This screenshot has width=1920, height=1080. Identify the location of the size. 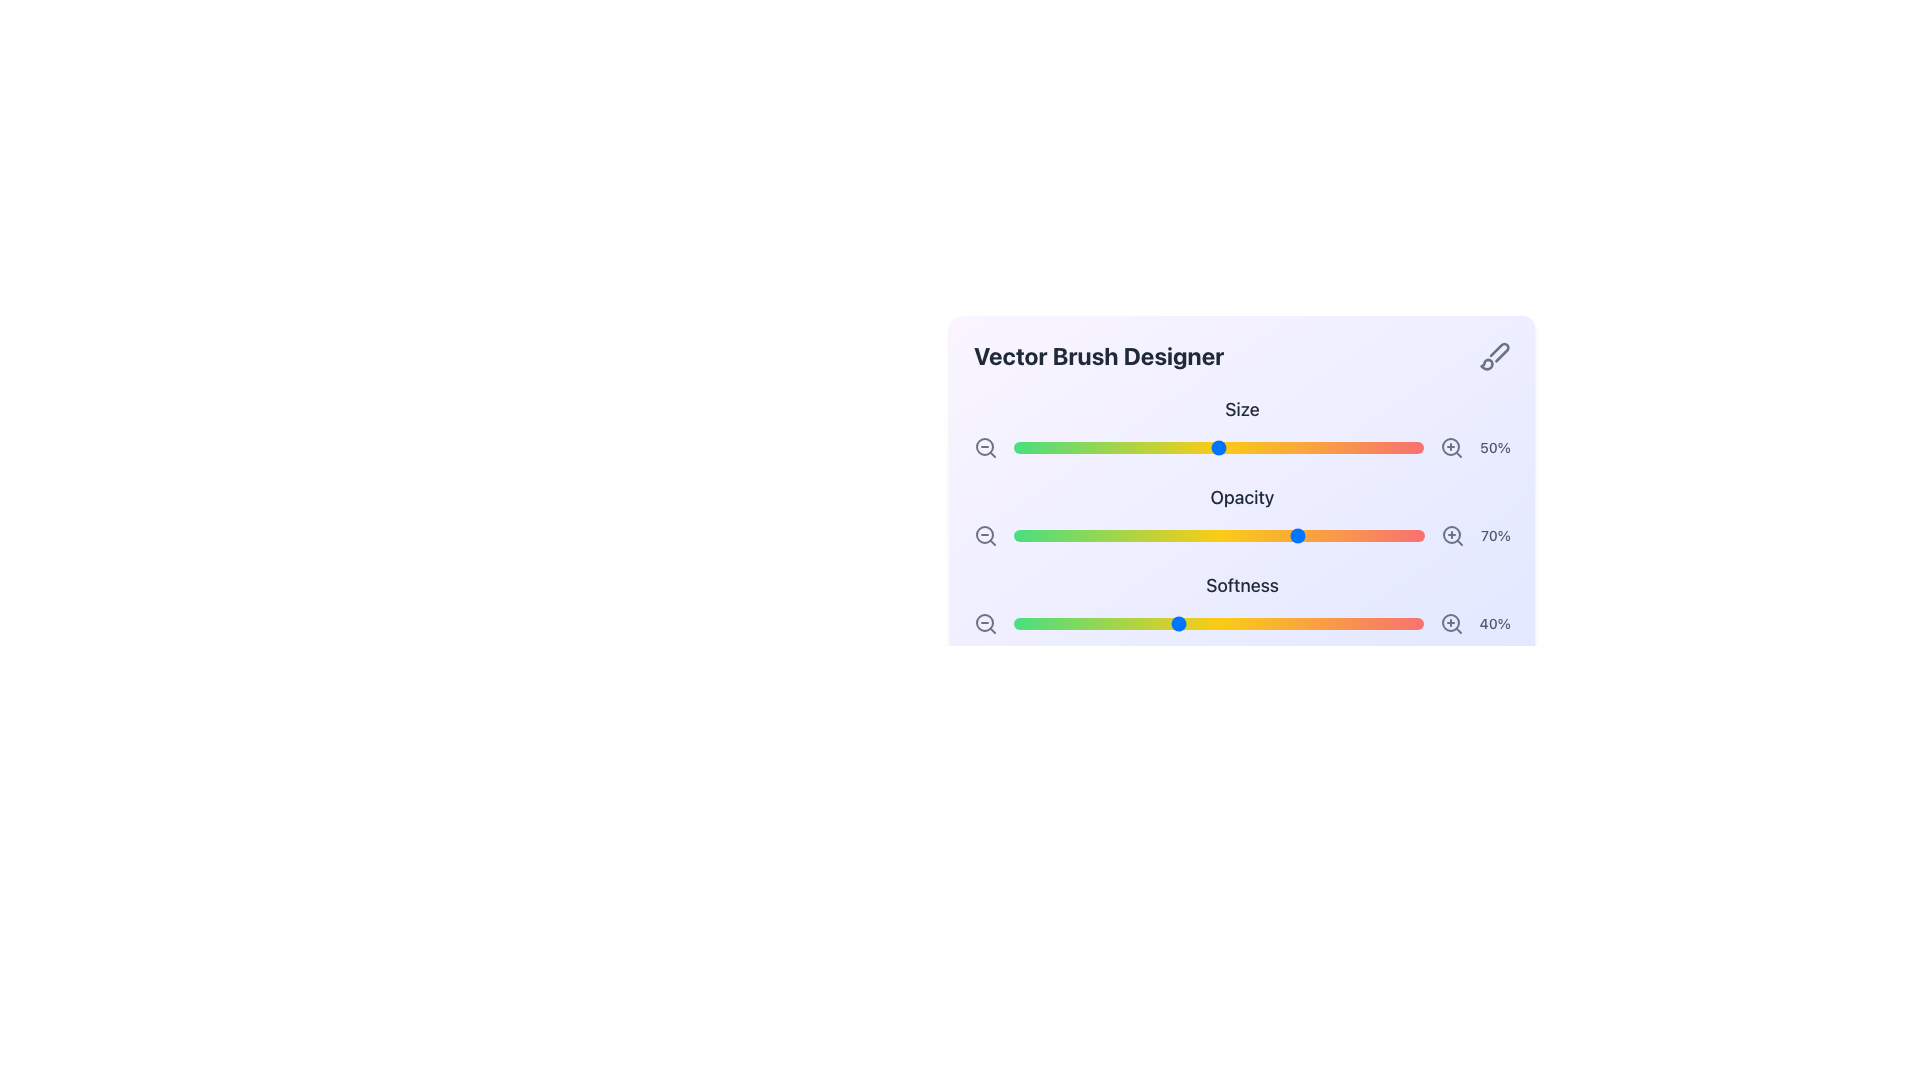
(1271, 446).